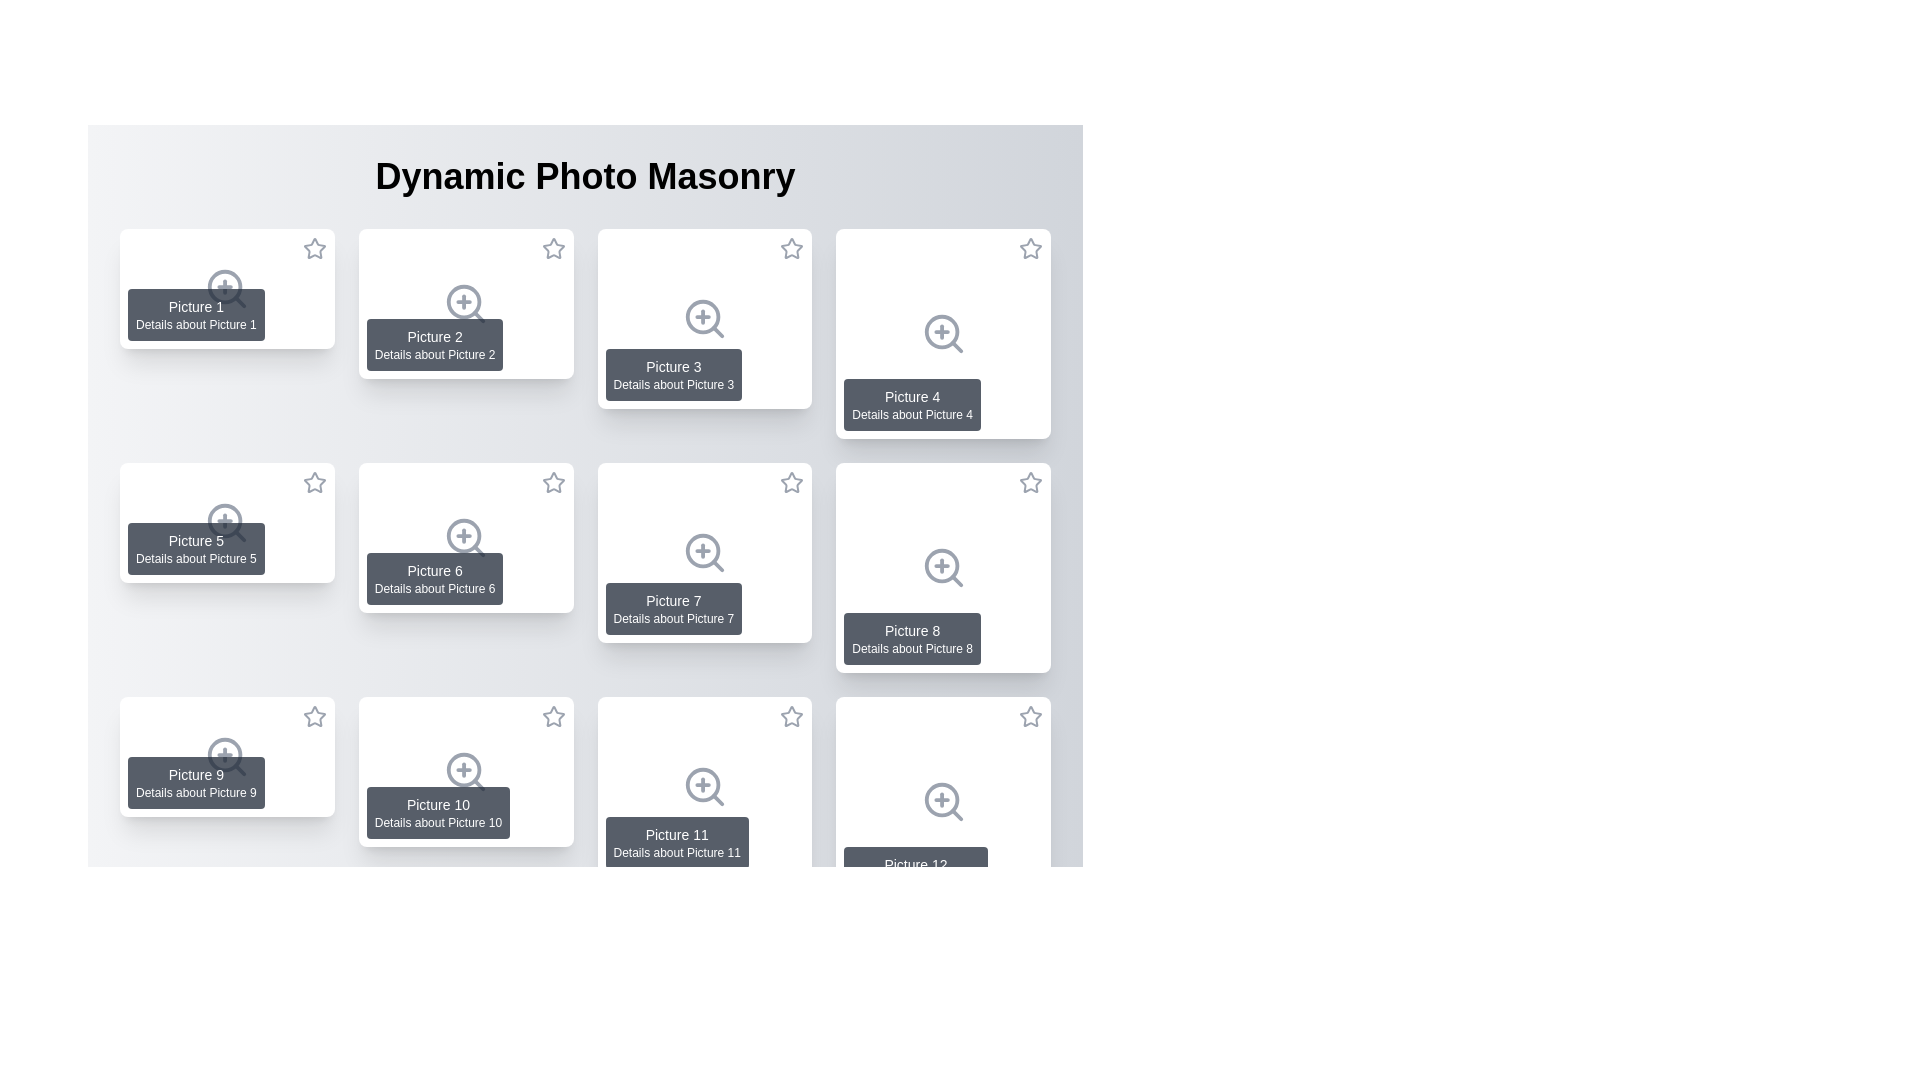 This screenshot has width=1920, height=1080. I want to click on the second interactive item card in the gallery titled 'Dynamic Photo Masonry', so click(465, 304).